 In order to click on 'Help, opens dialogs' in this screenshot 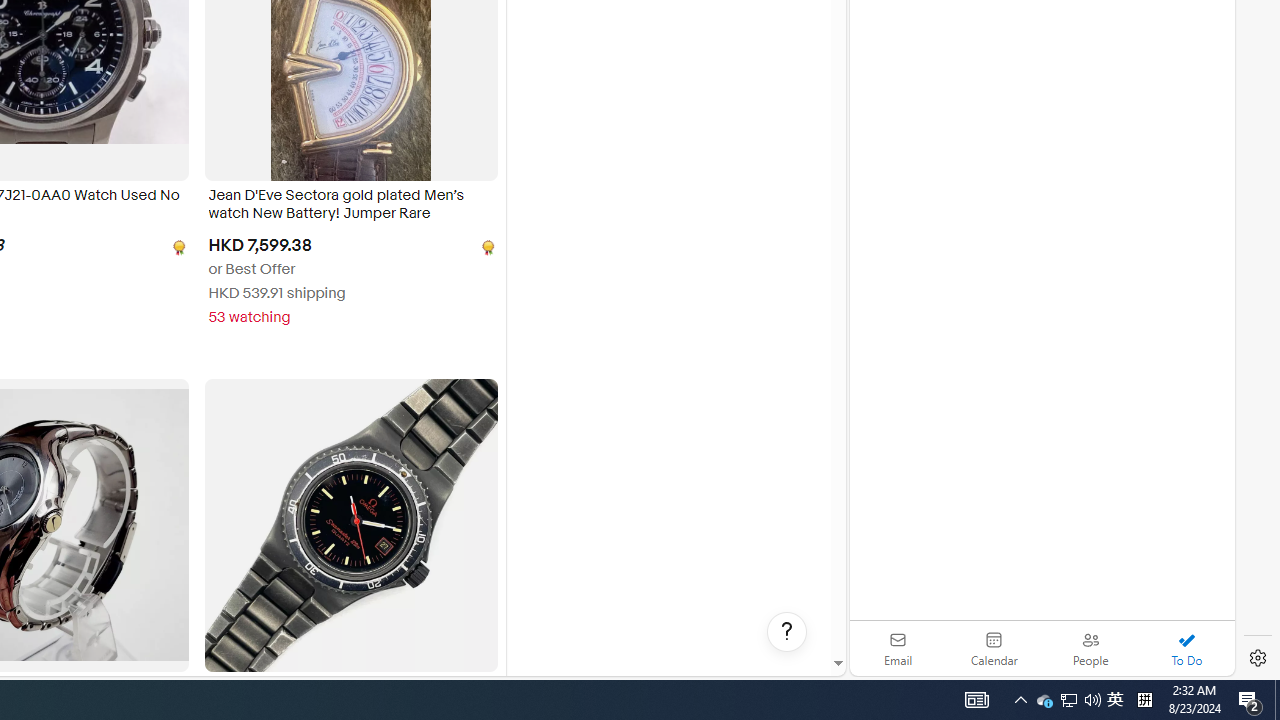, I will do `click(786, 632)`.